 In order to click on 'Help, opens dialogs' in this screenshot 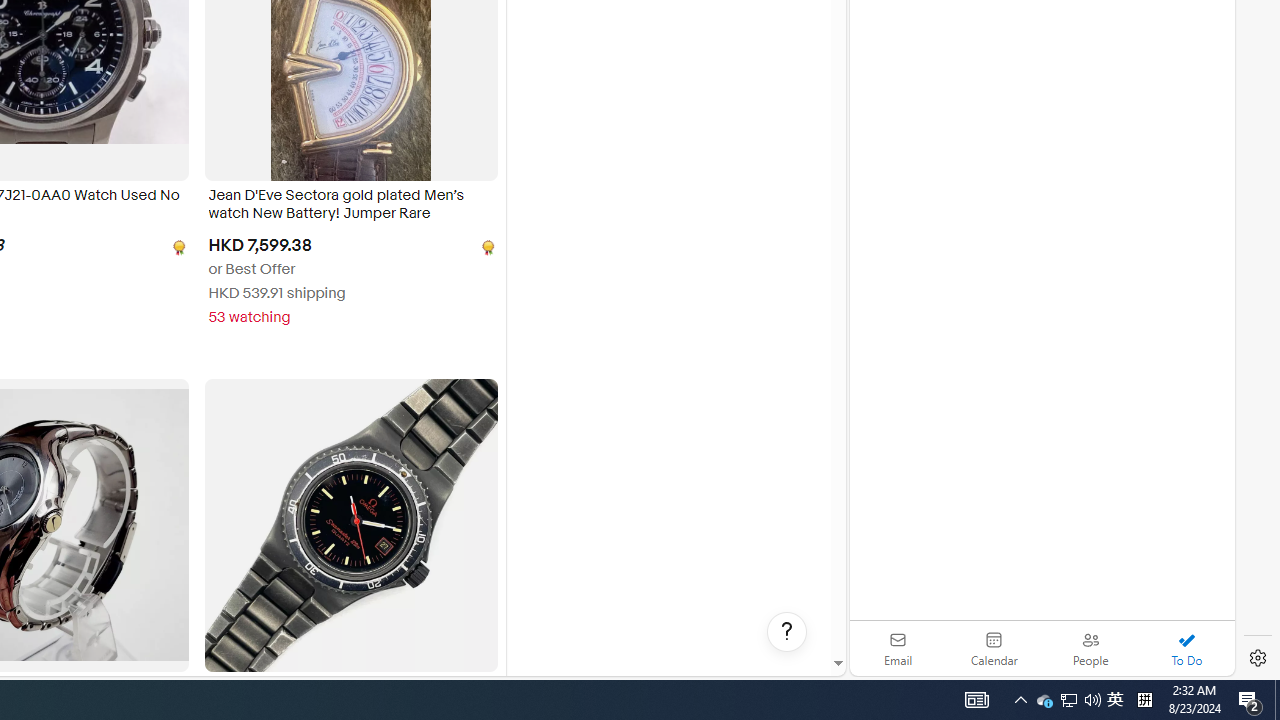, I will do `click(786, 632)`.